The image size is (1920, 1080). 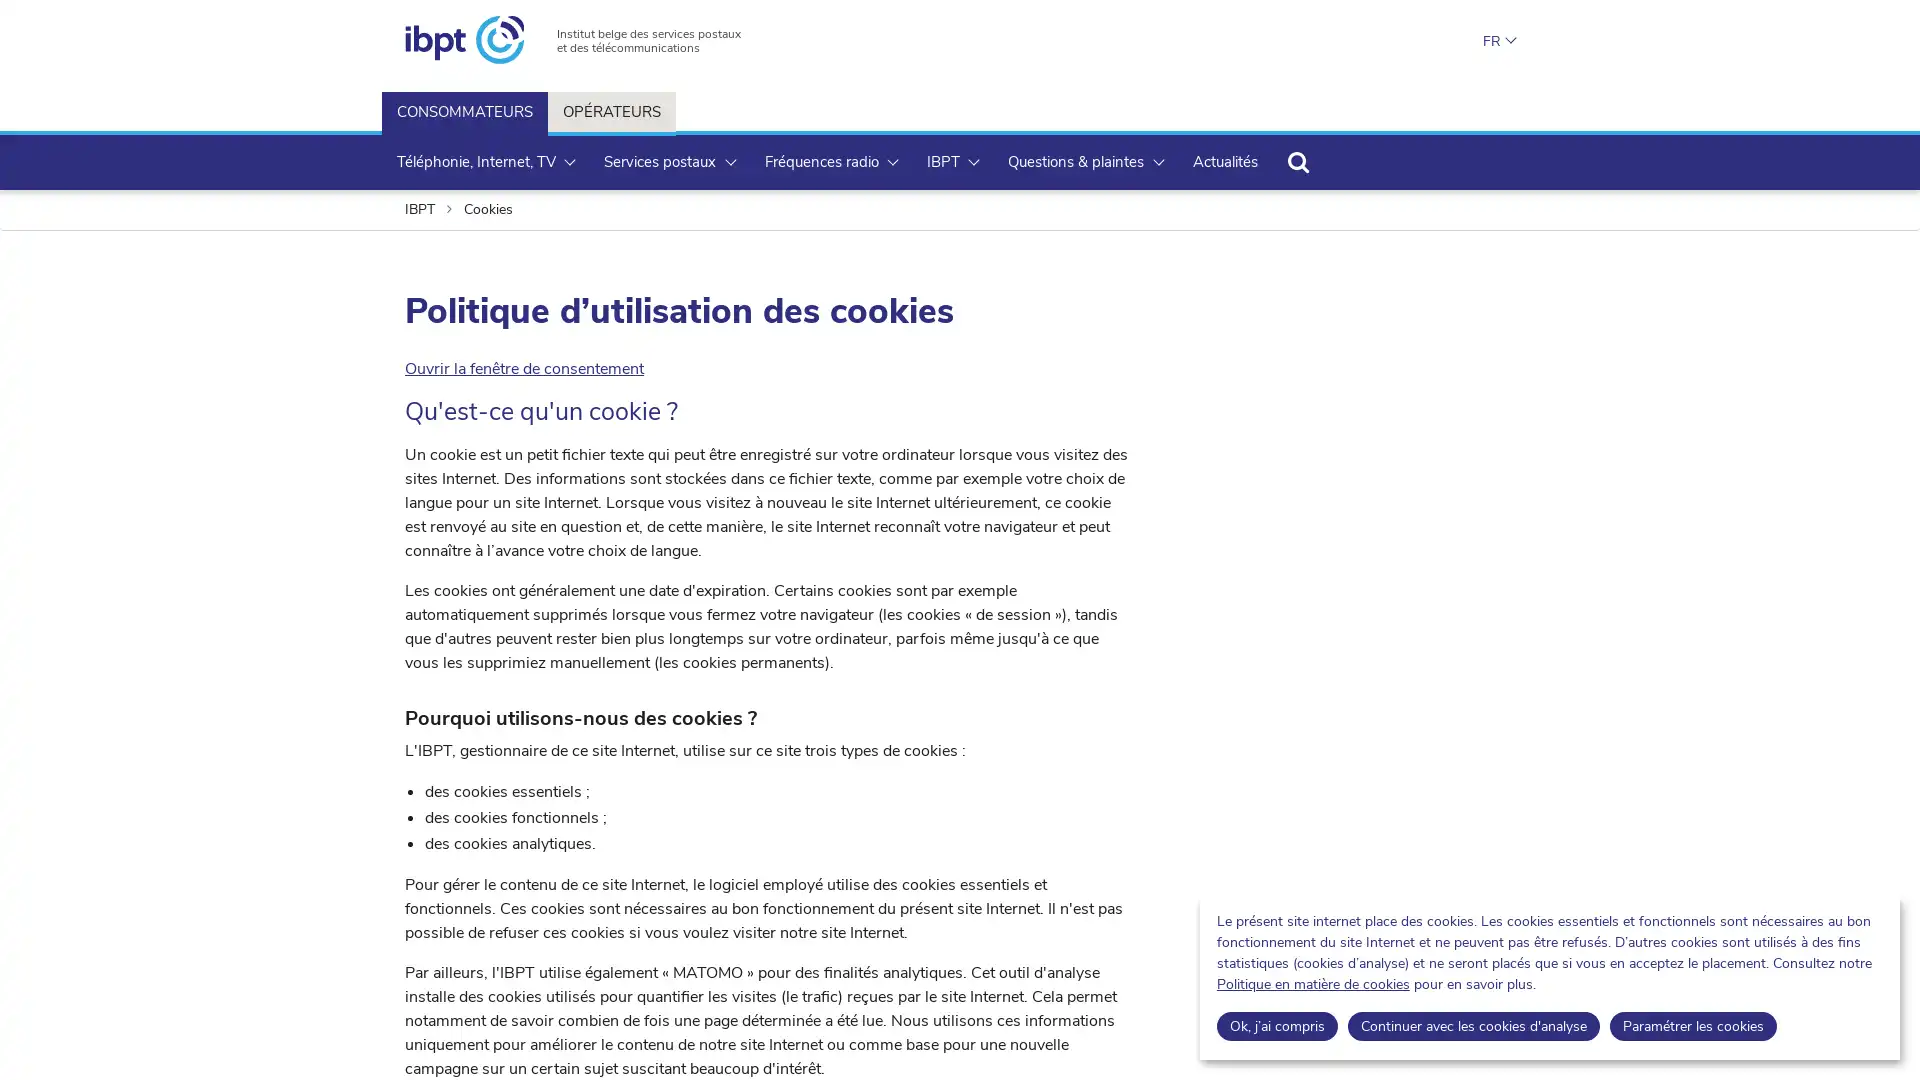 I want to click on Telephonie, Internet, TV, so click(x=485, y=161).